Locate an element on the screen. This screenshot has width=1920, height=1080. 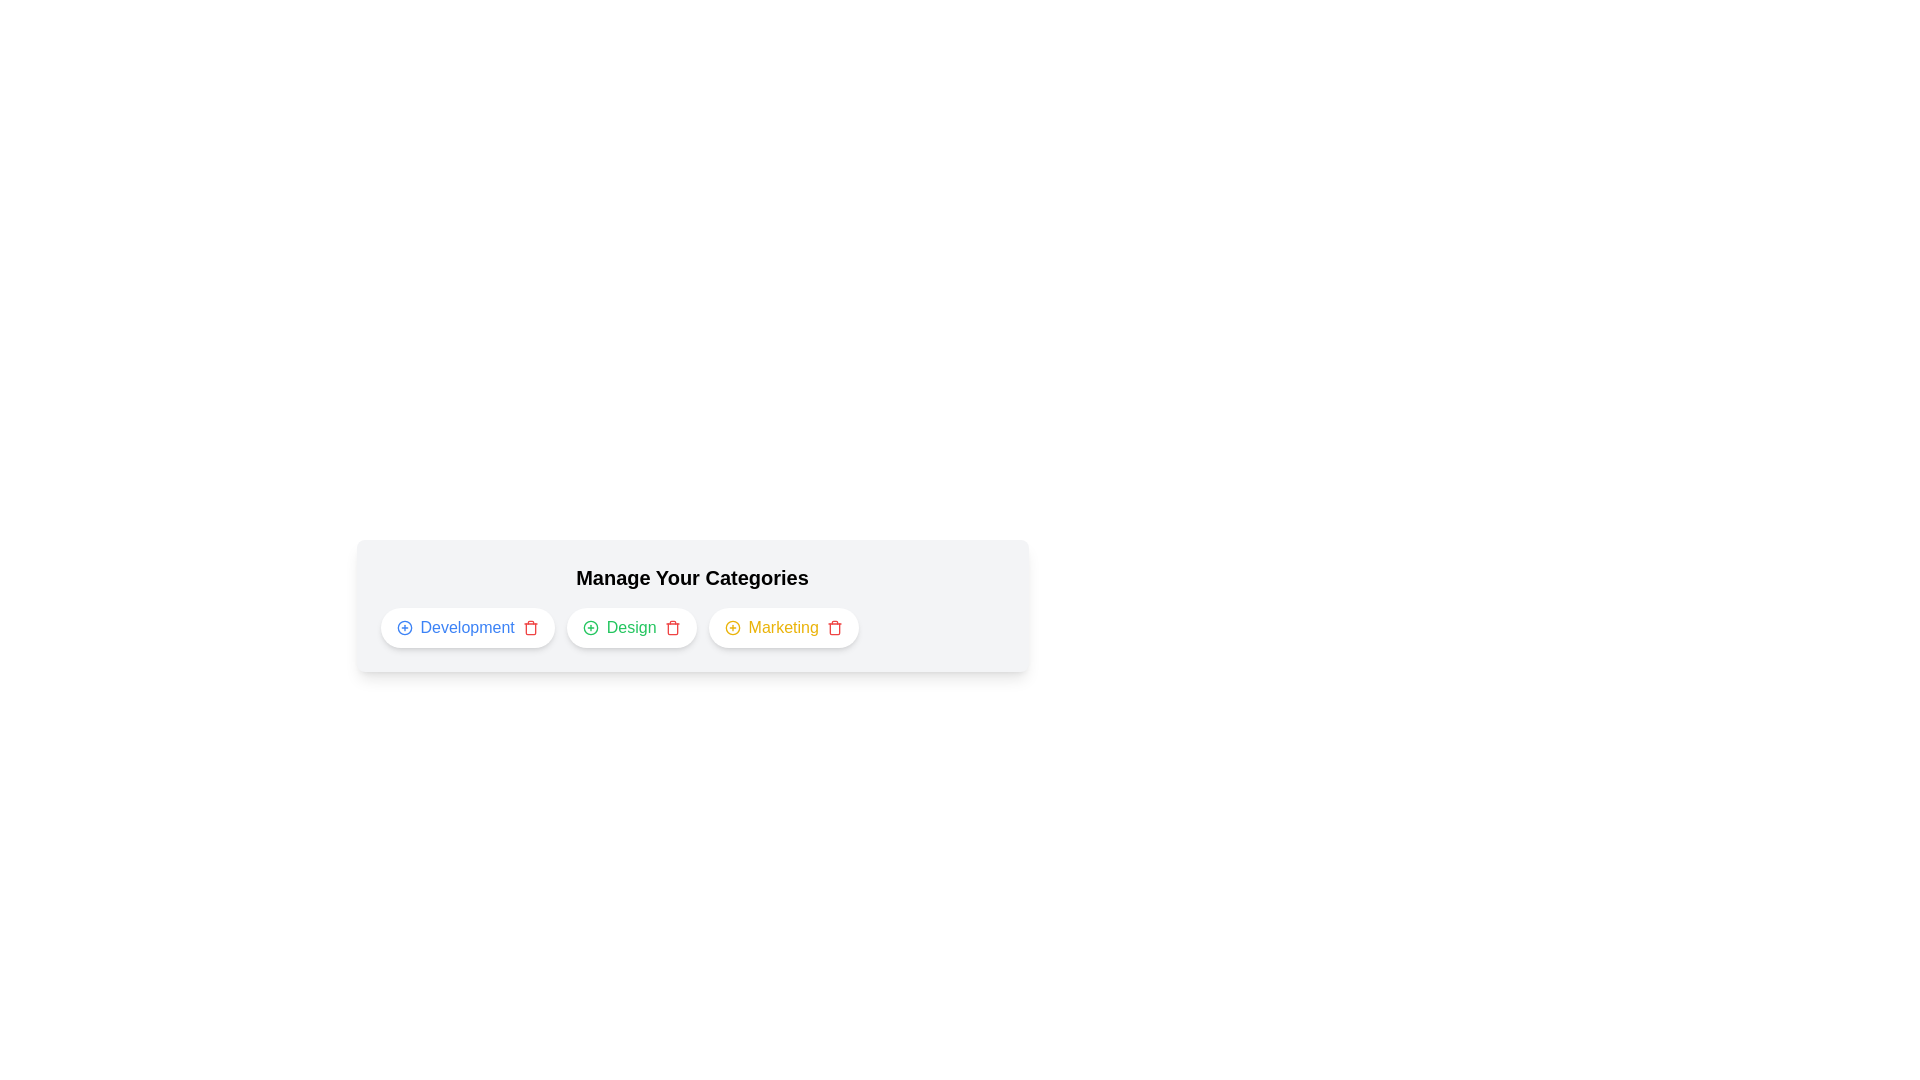
trash icon for the category Development to remove it is located at coordinates (530, 627).